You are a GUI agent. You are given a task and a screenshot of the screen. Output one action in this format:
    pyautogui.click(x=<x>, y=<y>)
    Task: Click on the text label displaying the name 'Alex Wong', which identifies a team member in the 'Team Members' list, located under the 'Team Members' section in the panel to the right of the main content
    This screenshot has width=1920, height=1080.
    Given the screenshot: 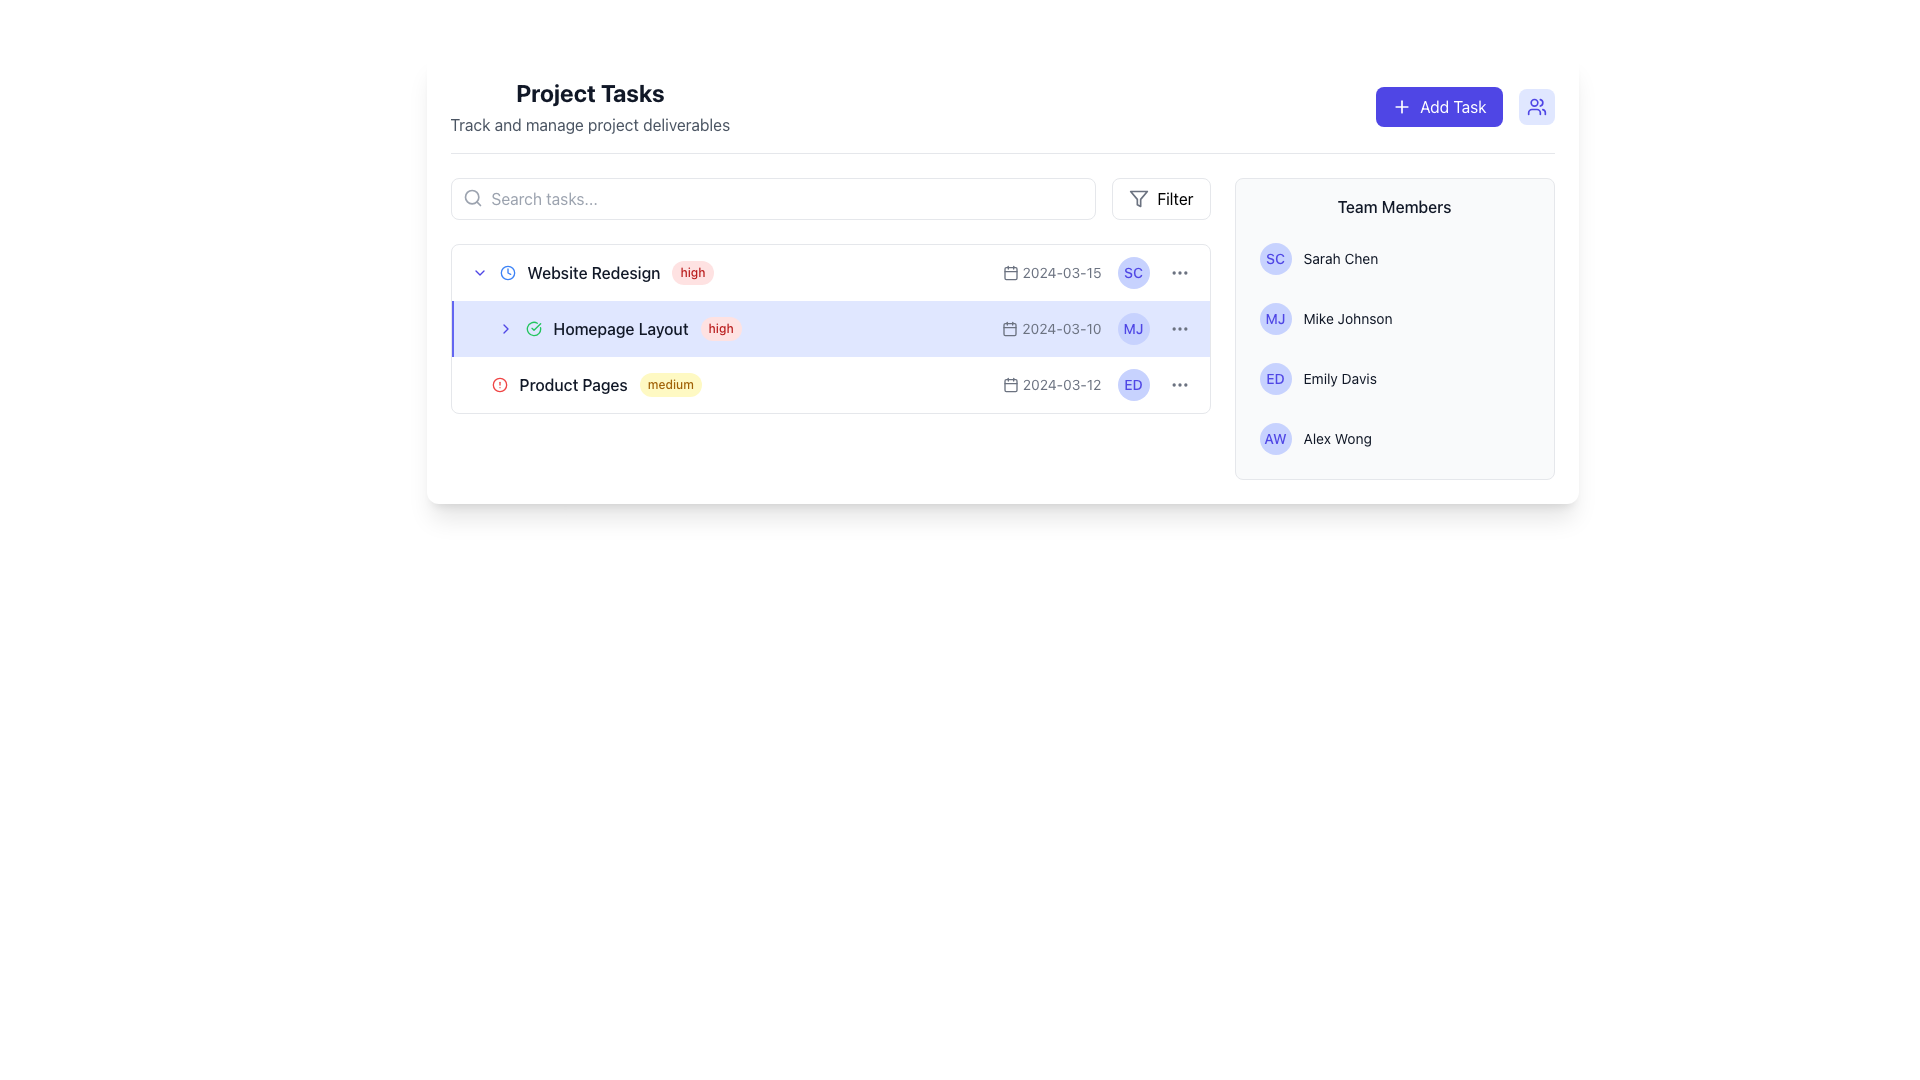 What is the action you would take?
    pyautogui.click(x=1337, y=438)
    